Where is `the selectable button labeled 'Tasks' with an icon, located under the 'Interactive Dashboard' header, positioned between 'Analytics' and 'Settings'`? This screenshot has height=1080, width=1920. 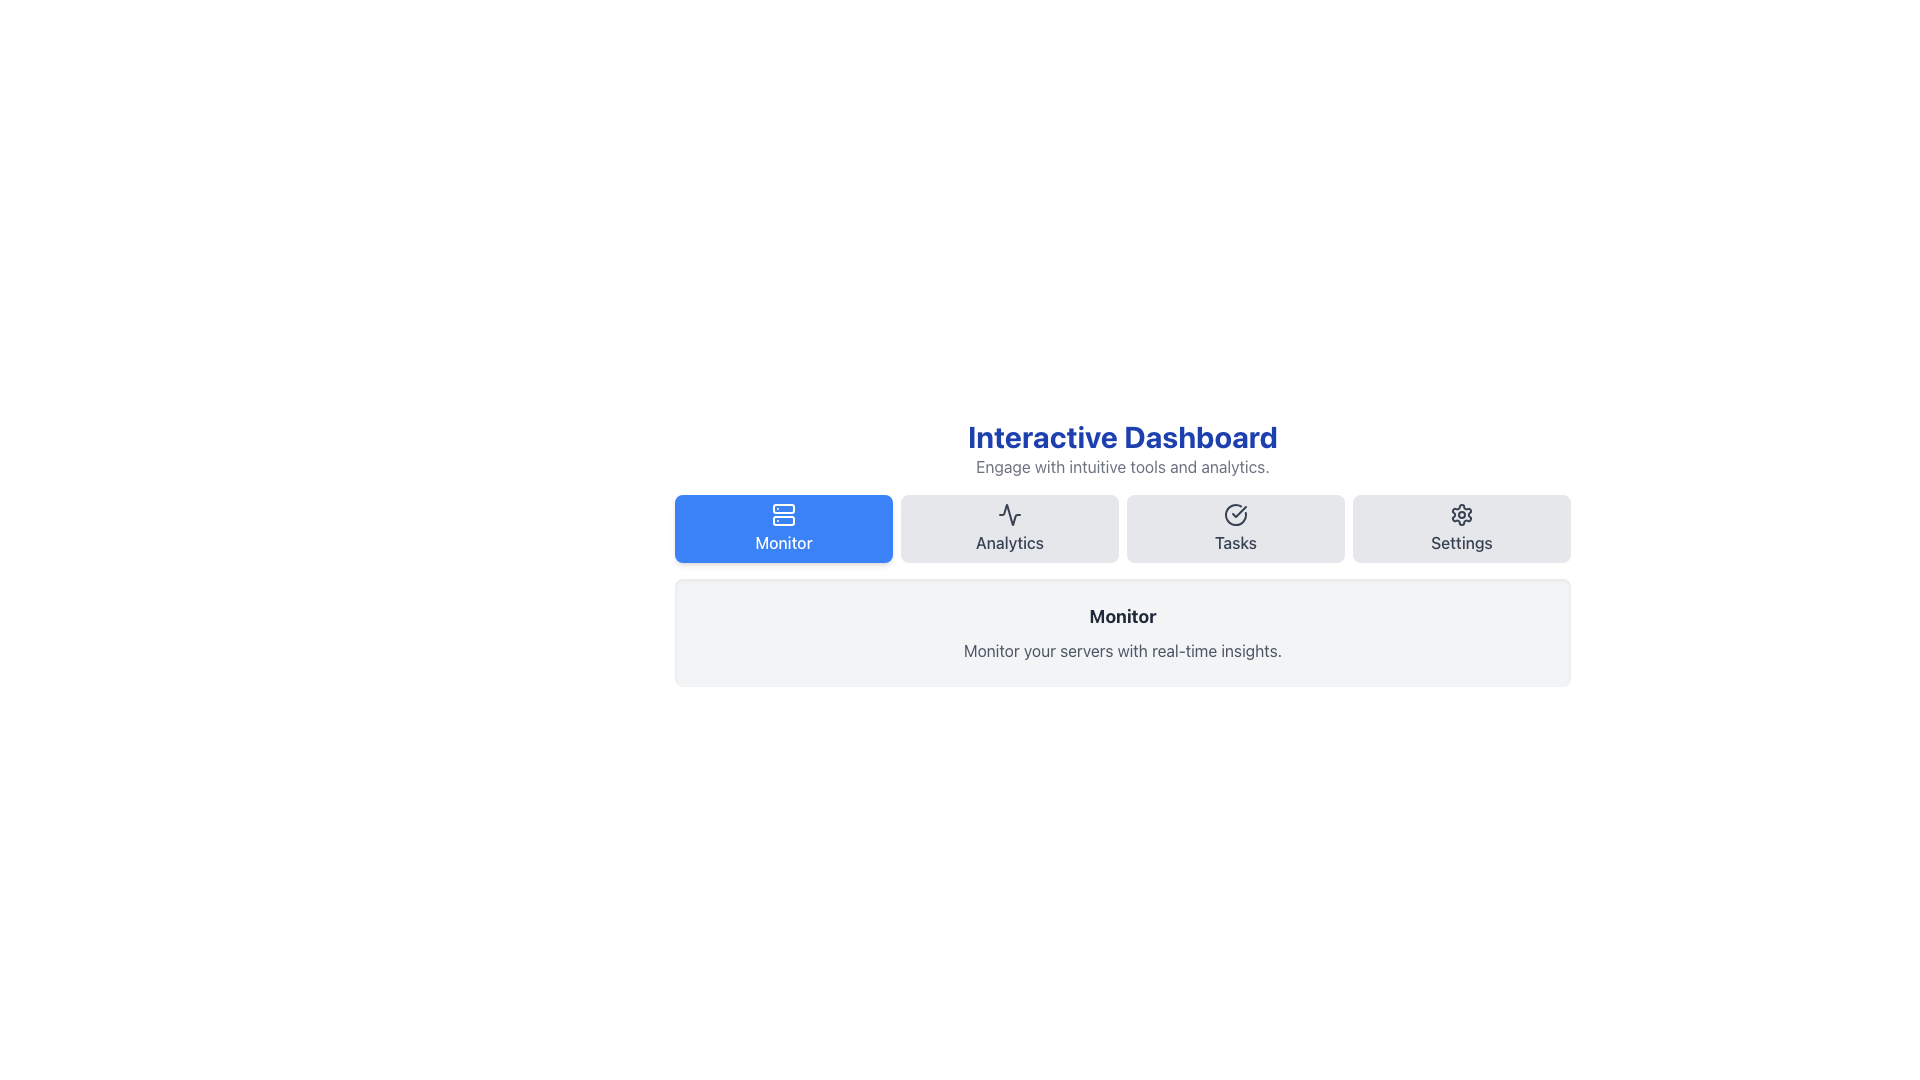
the selectable button labeled 'Tasks' with an icon, located under the 'Interactive Dashboard' header, positioned between 'Analytics' and 'Settings' is located at coordinates (1235, 527).